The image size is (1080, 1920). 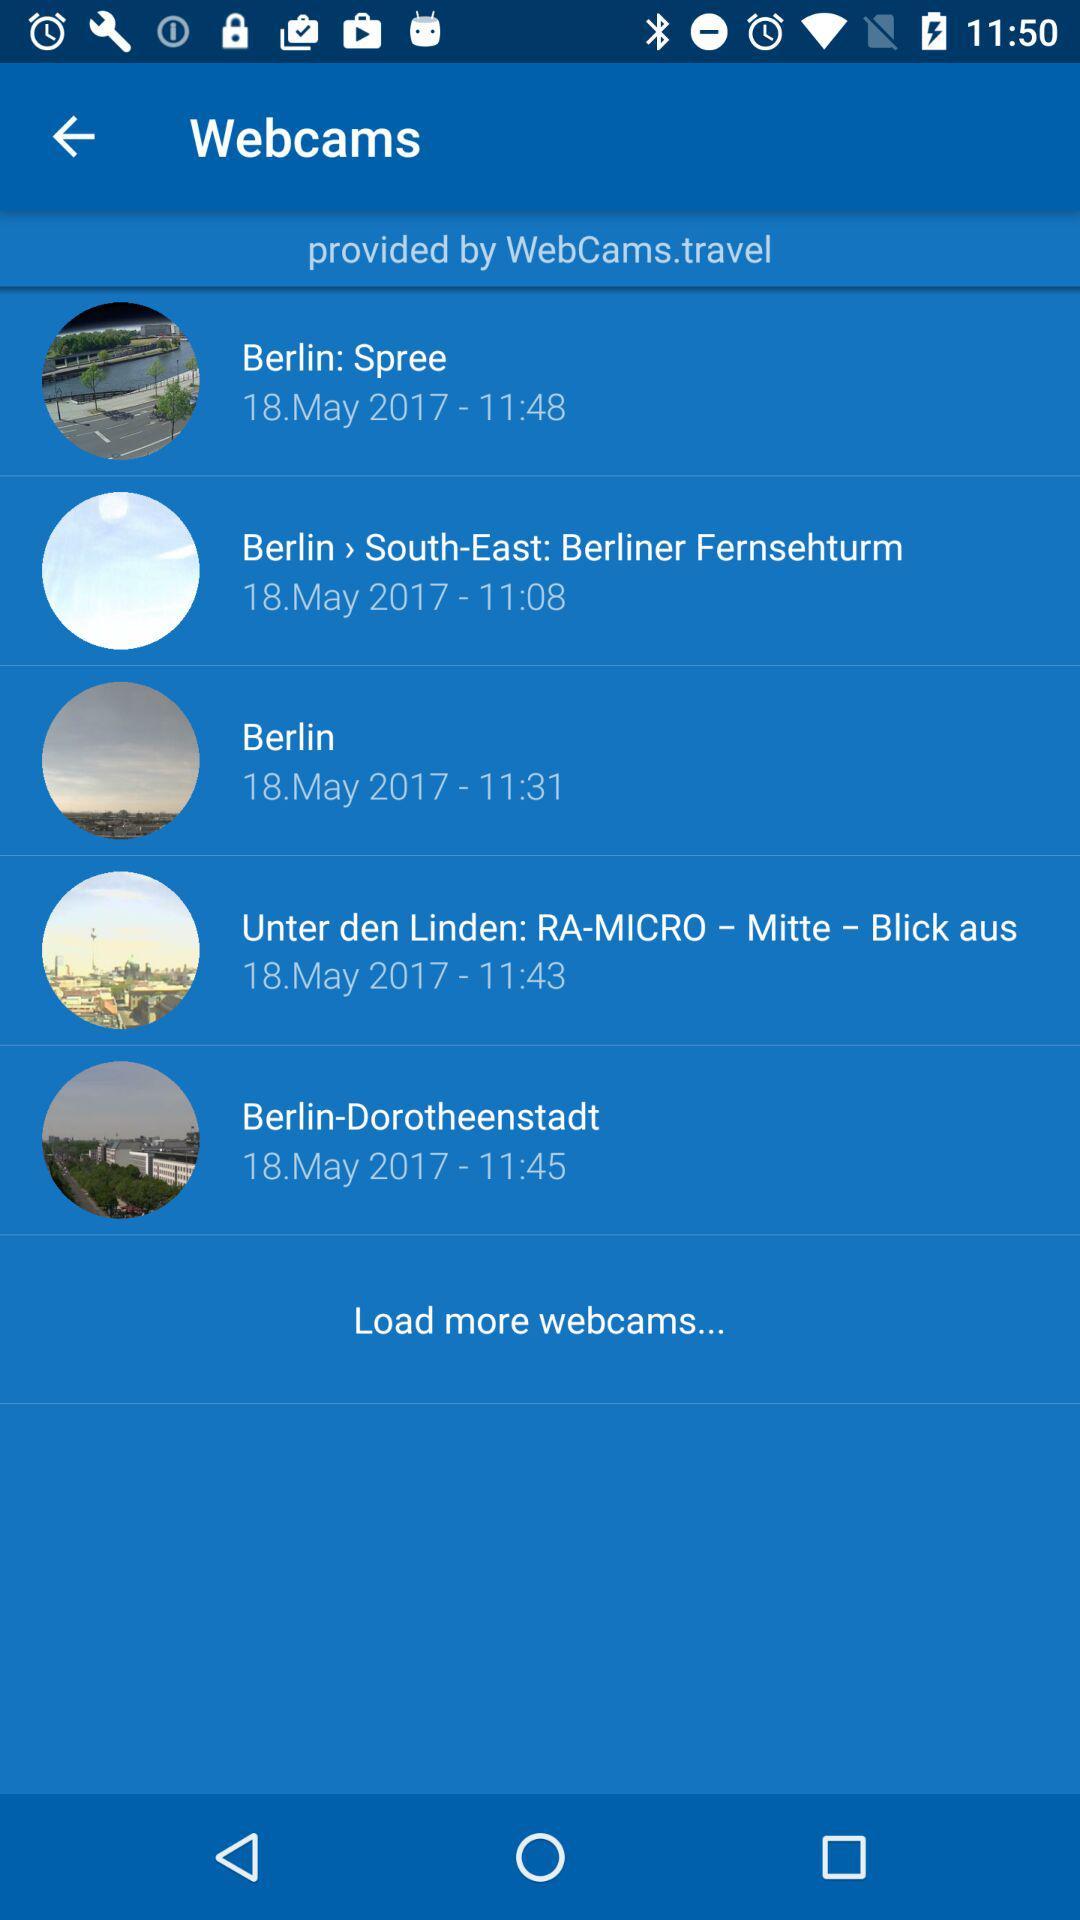 What do you see at coordinates (538, 1319) in the screenshot?
I see `the icon below the 18 may 2017` at bounding box center [538, 1319].